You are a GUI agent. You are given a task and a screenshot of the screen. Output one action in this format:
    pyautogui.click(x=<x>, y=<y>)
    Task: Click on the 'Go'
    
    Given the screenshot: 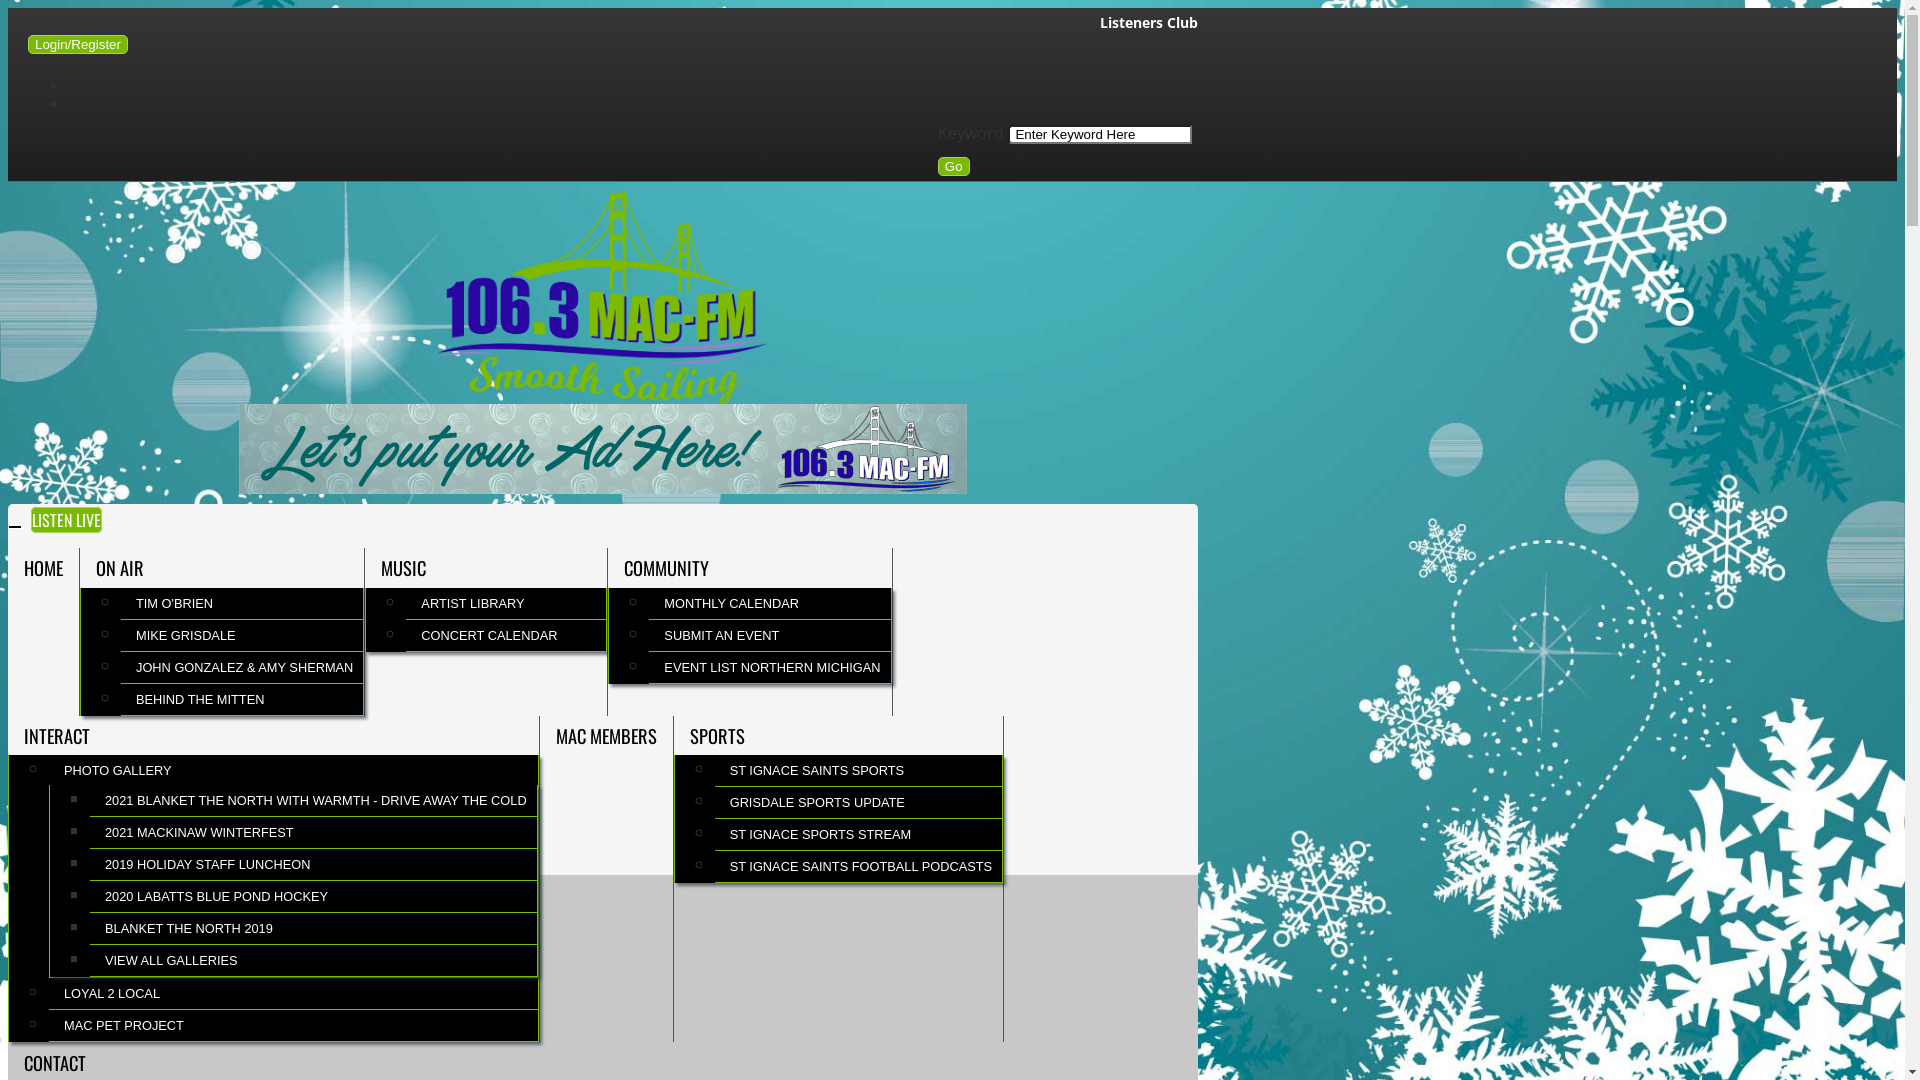 What is the action you would take?
    pyautogui.click(x=953, y=165)
    